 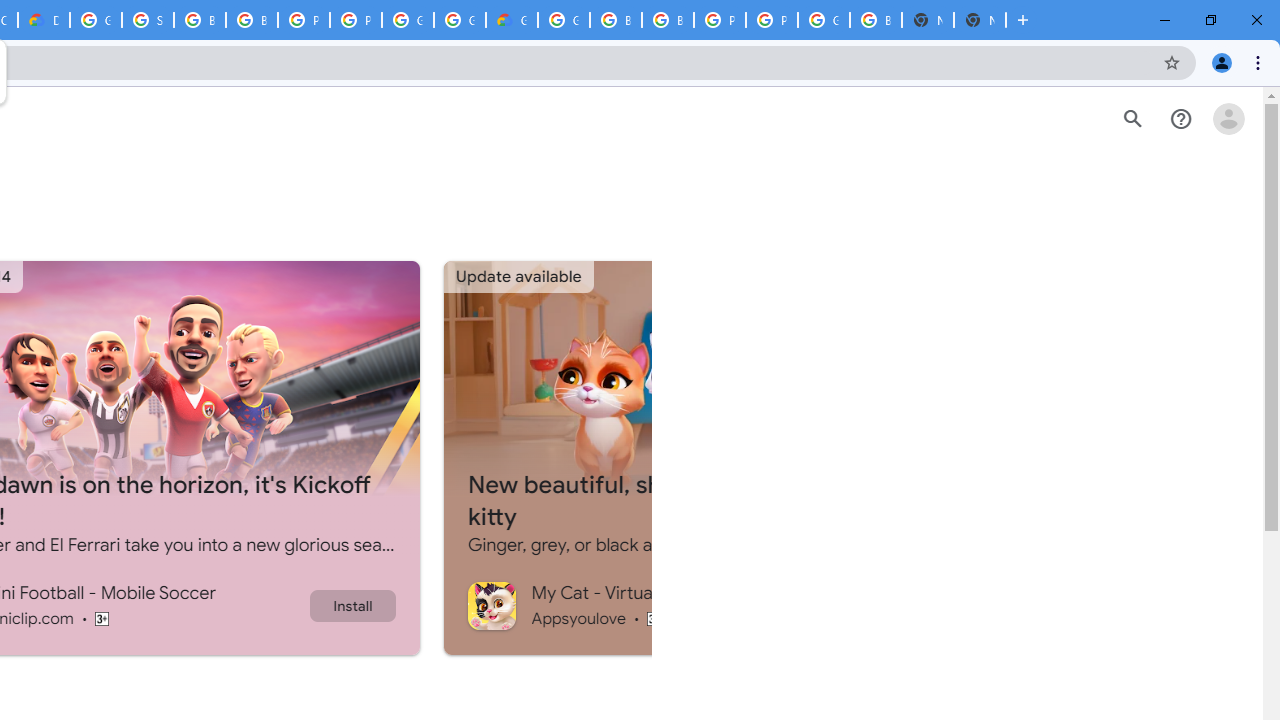 What do you see at coordinates (251, 20) in the screenshot?
I see `'Browse Chrome as a guest - Computer - Google Chrome Help'` at bounding box center [251, 20].